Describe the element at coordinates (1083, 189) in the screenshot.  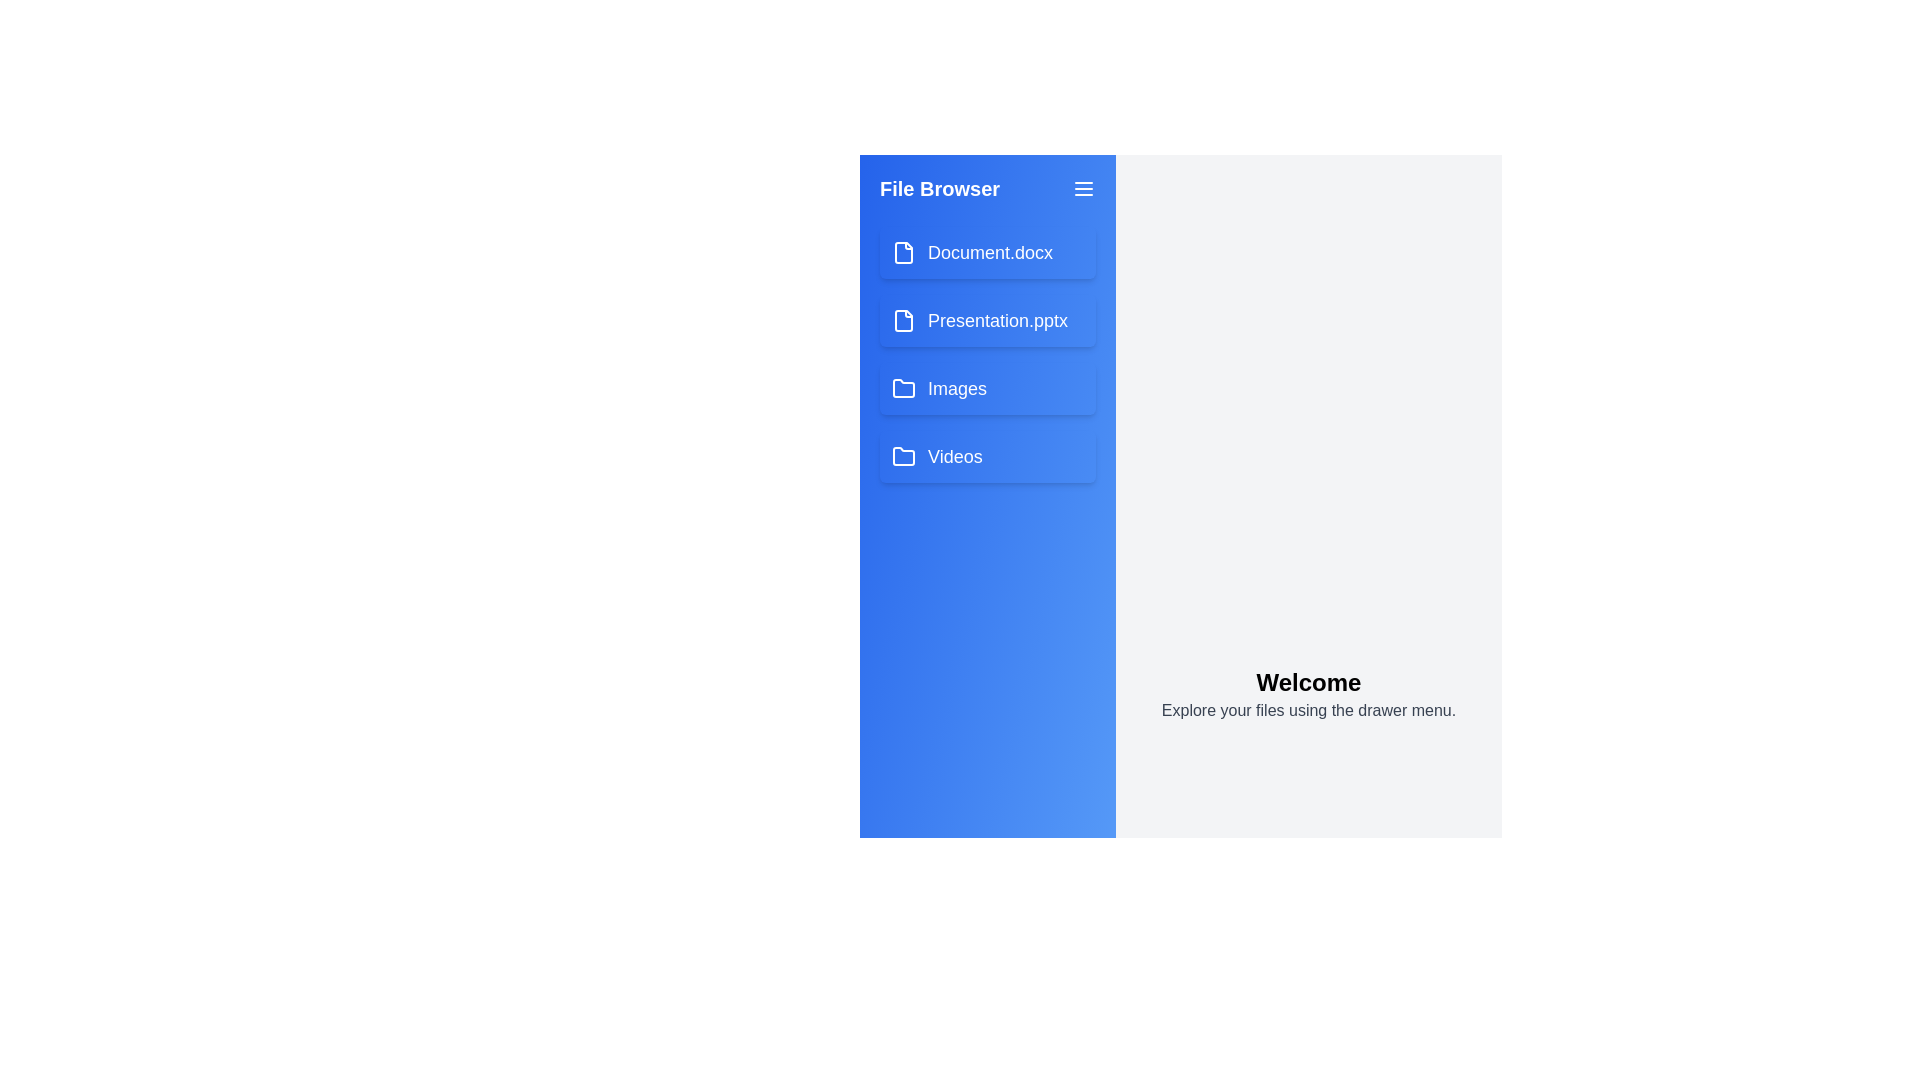
I see `the menu button to collapse the drawer menu` at that location.